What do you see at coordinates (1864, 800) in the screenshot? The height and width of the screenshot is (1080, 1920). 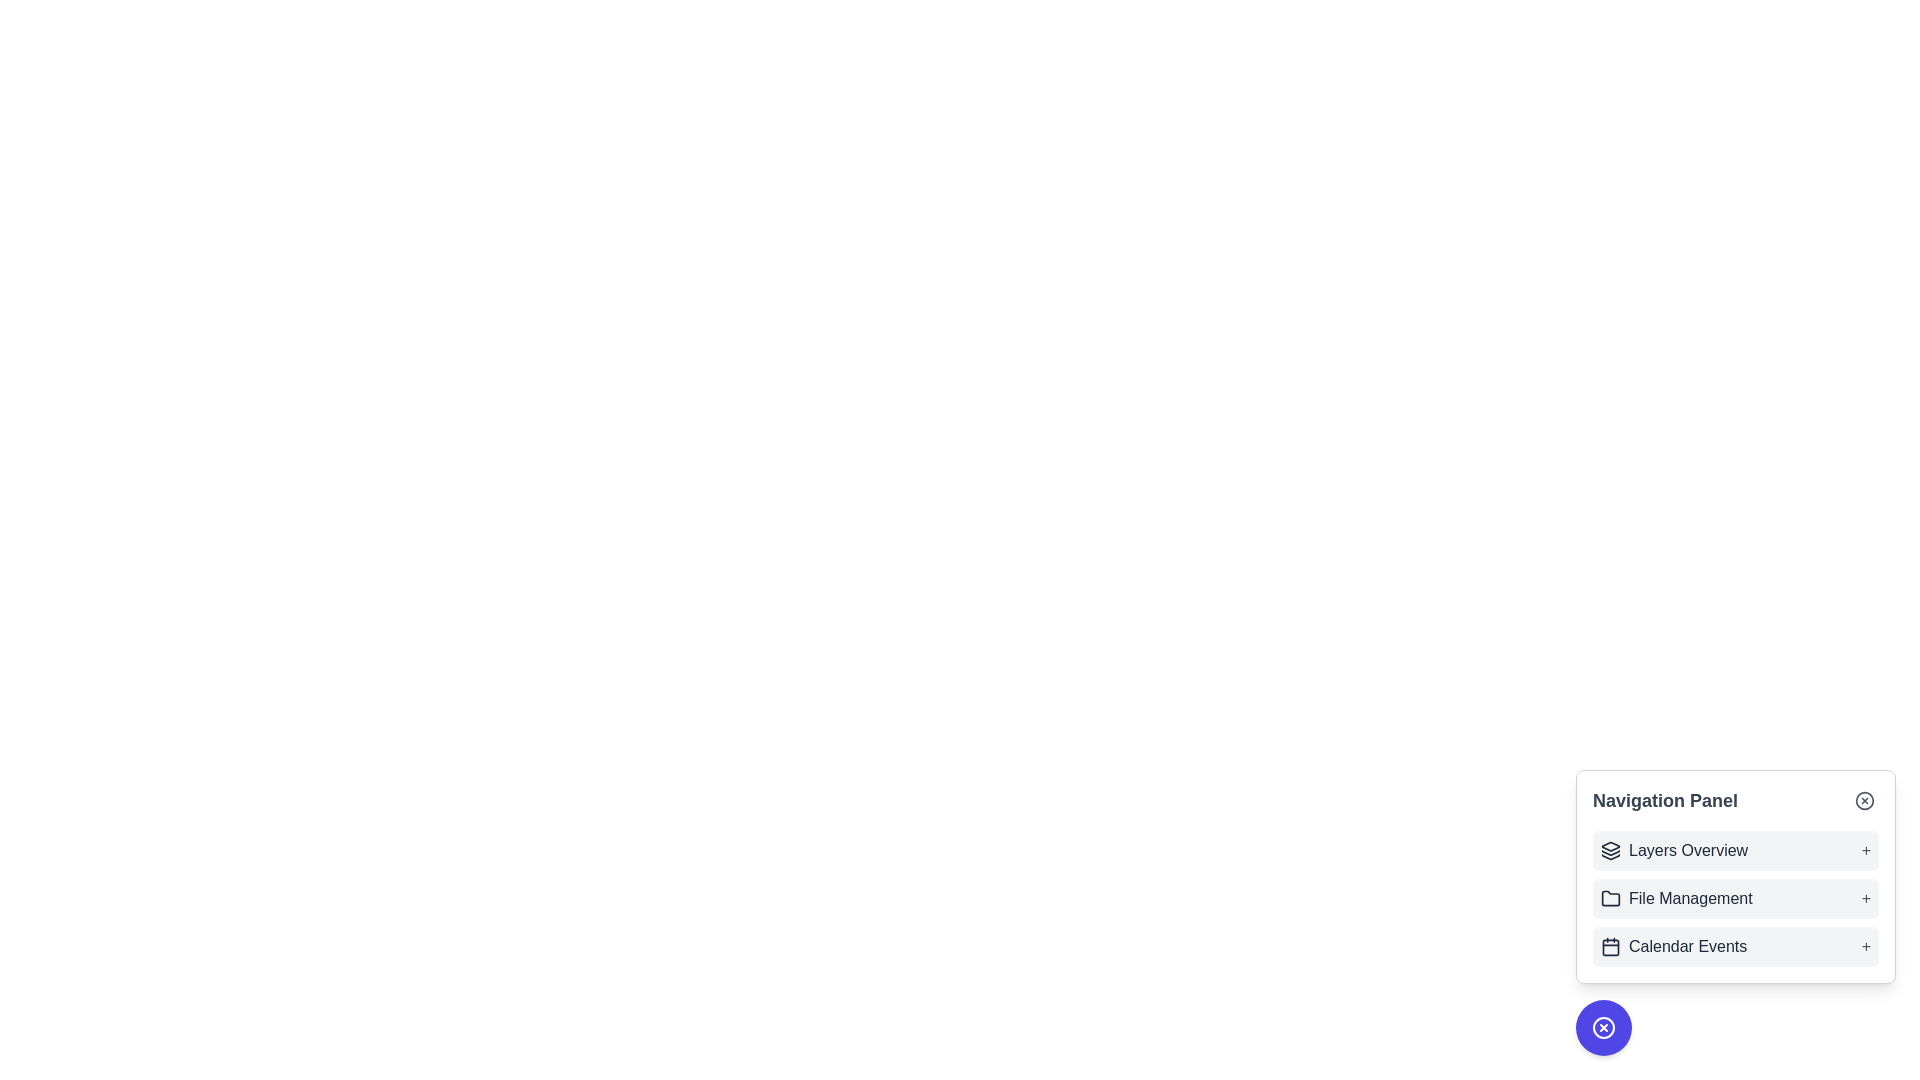 I see `the close button located at the upper-right corner of the 'Navigation Panel'` at bounding box center [1864, 800].